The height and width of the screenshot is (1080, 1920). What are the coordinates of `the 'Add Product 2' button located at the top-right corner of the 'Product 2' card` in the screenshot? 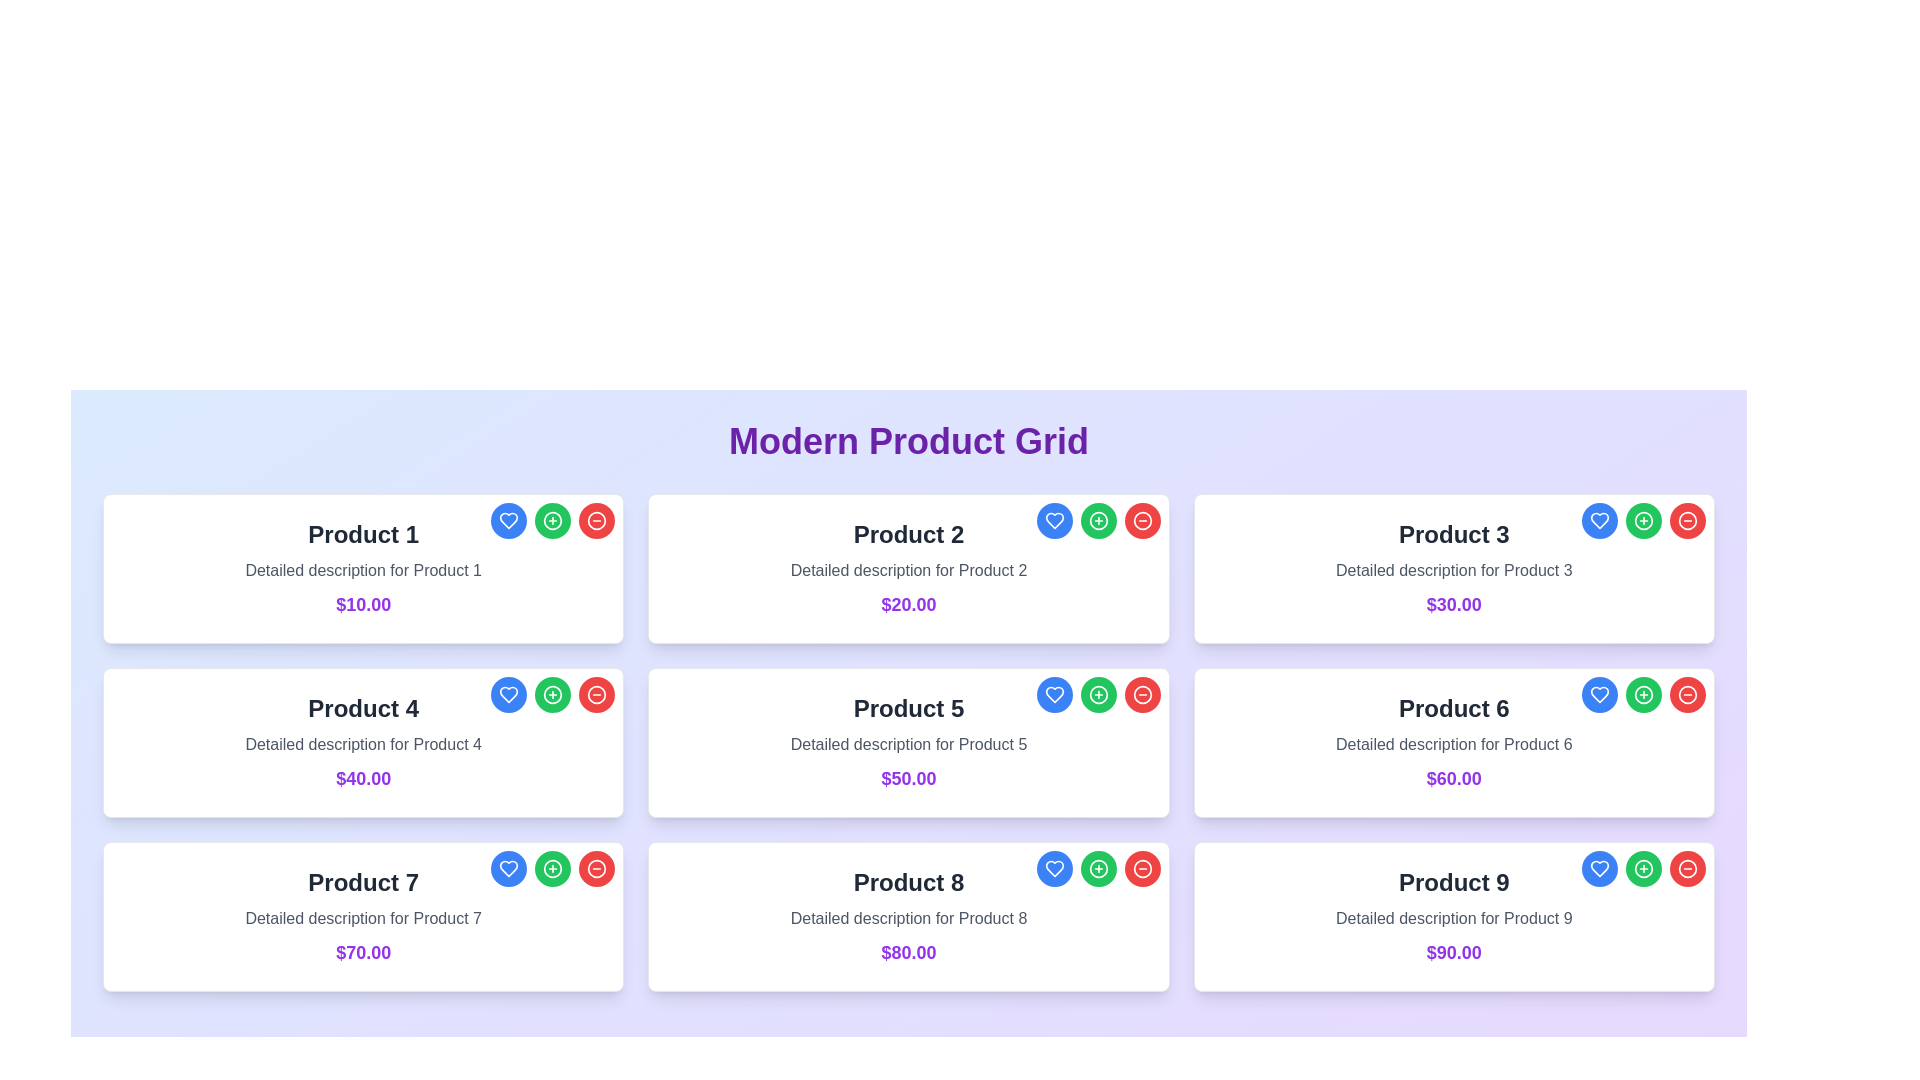 It's located at (1097, 519).